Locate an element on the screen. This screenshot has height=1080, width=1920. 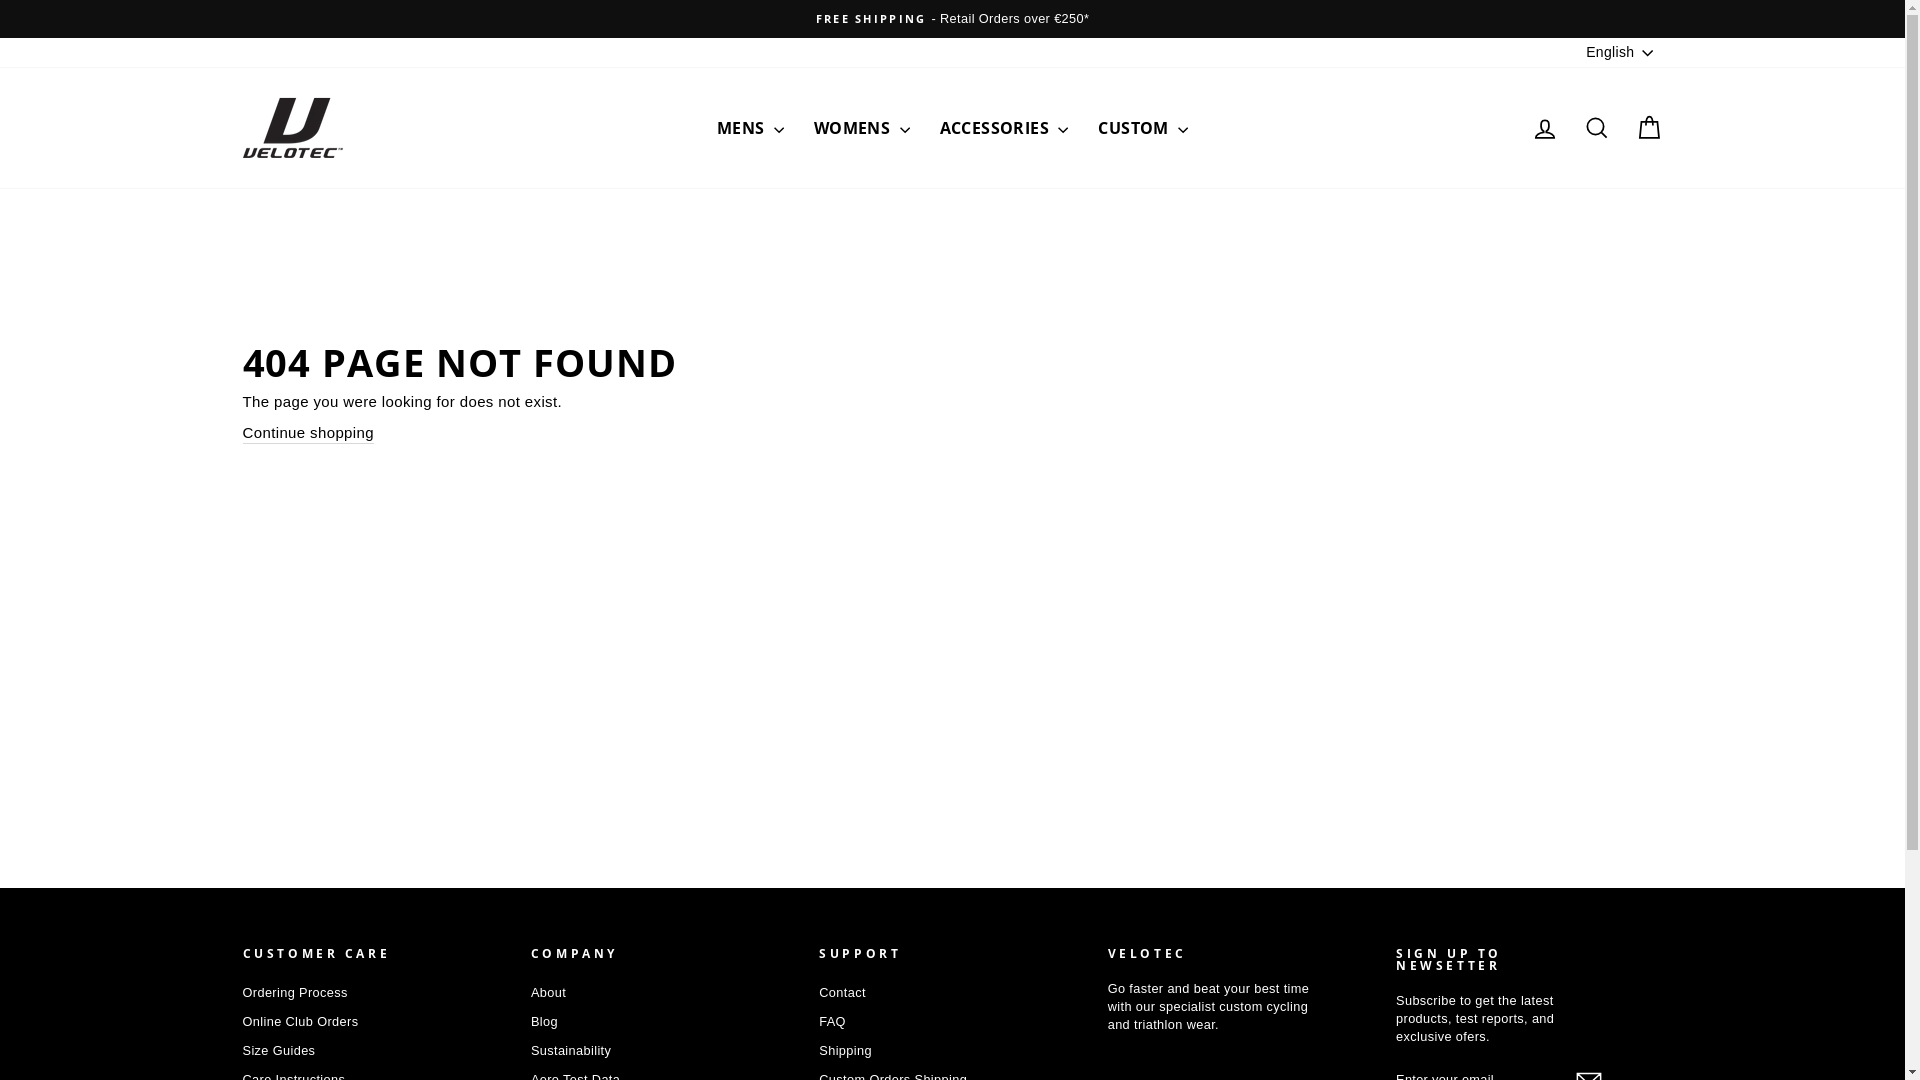
'English' is located at coordinates (1621, 52).